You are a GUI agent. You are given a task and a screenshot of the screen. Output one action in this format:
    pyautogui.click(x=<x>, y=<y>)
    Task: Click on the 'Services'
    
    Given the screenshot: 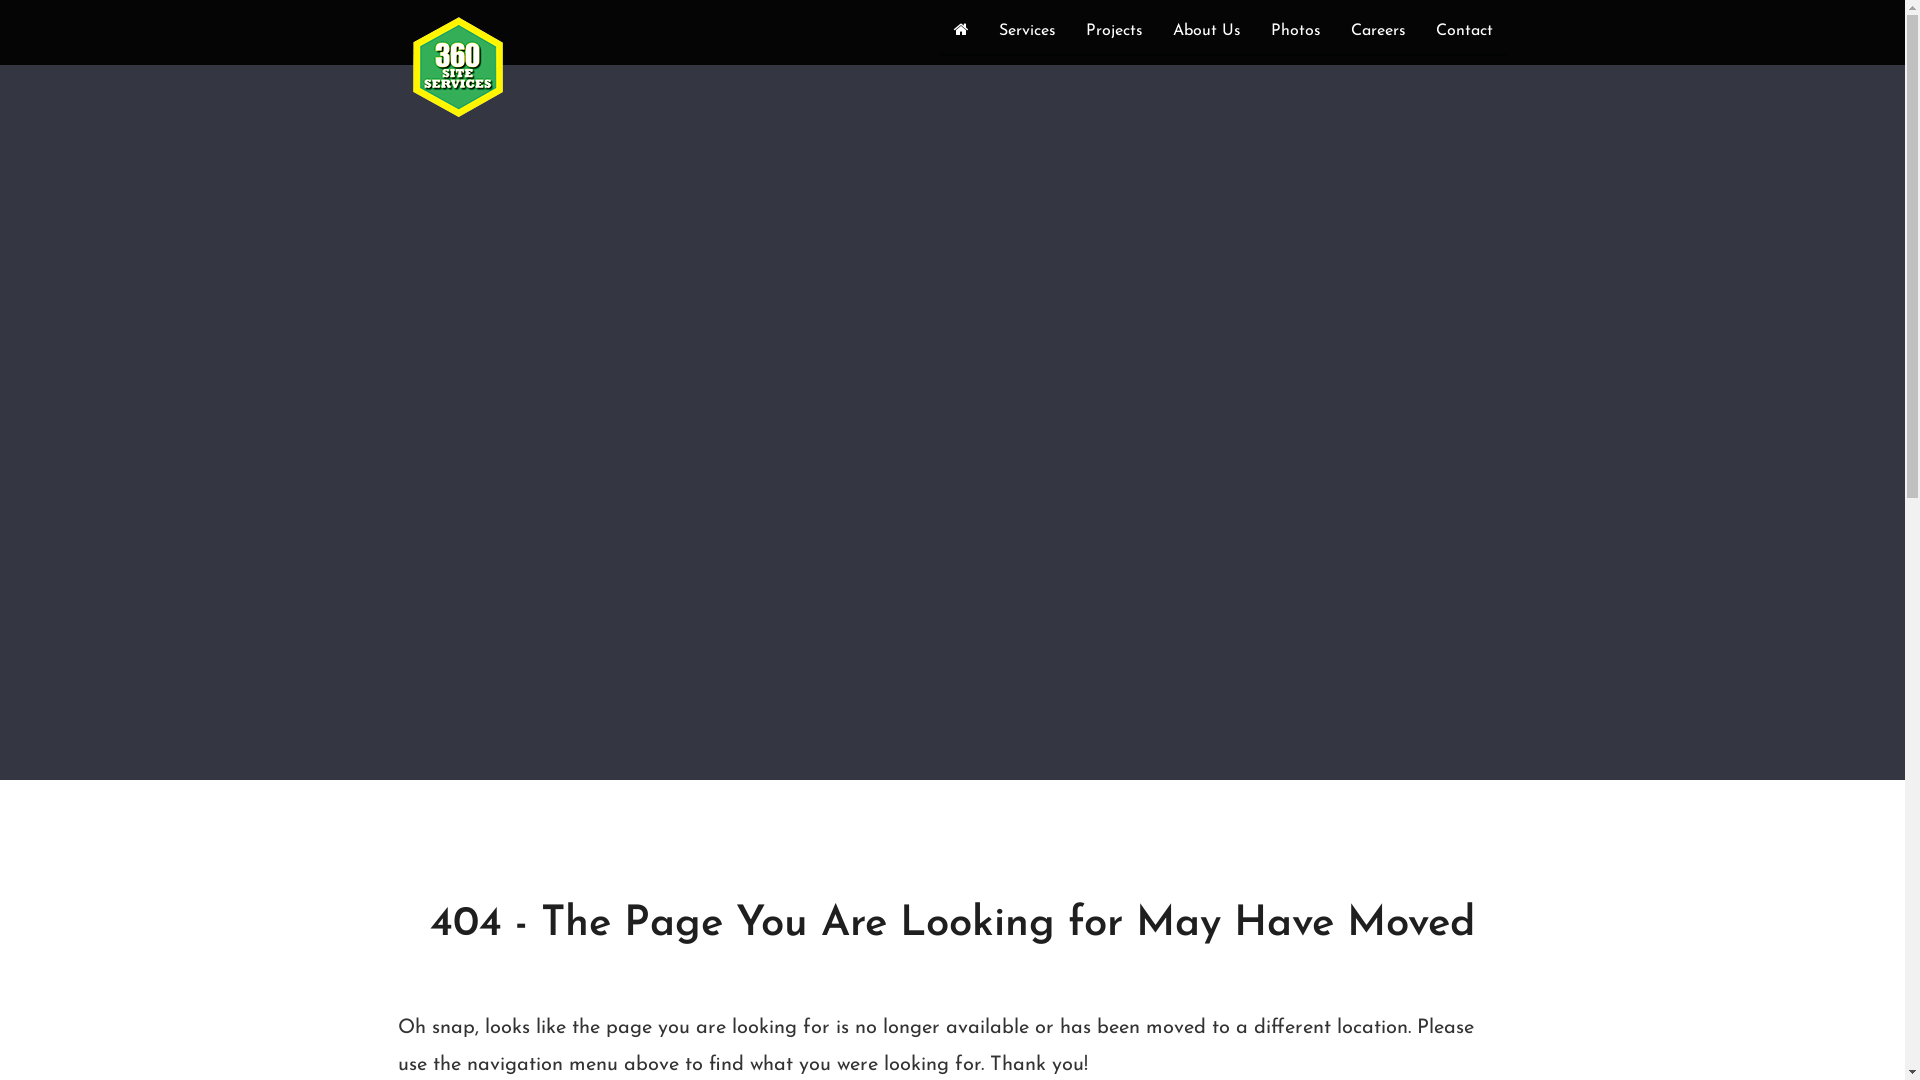 What is the action you would take?
    pyautogui.click(x=1027, y=33)
    